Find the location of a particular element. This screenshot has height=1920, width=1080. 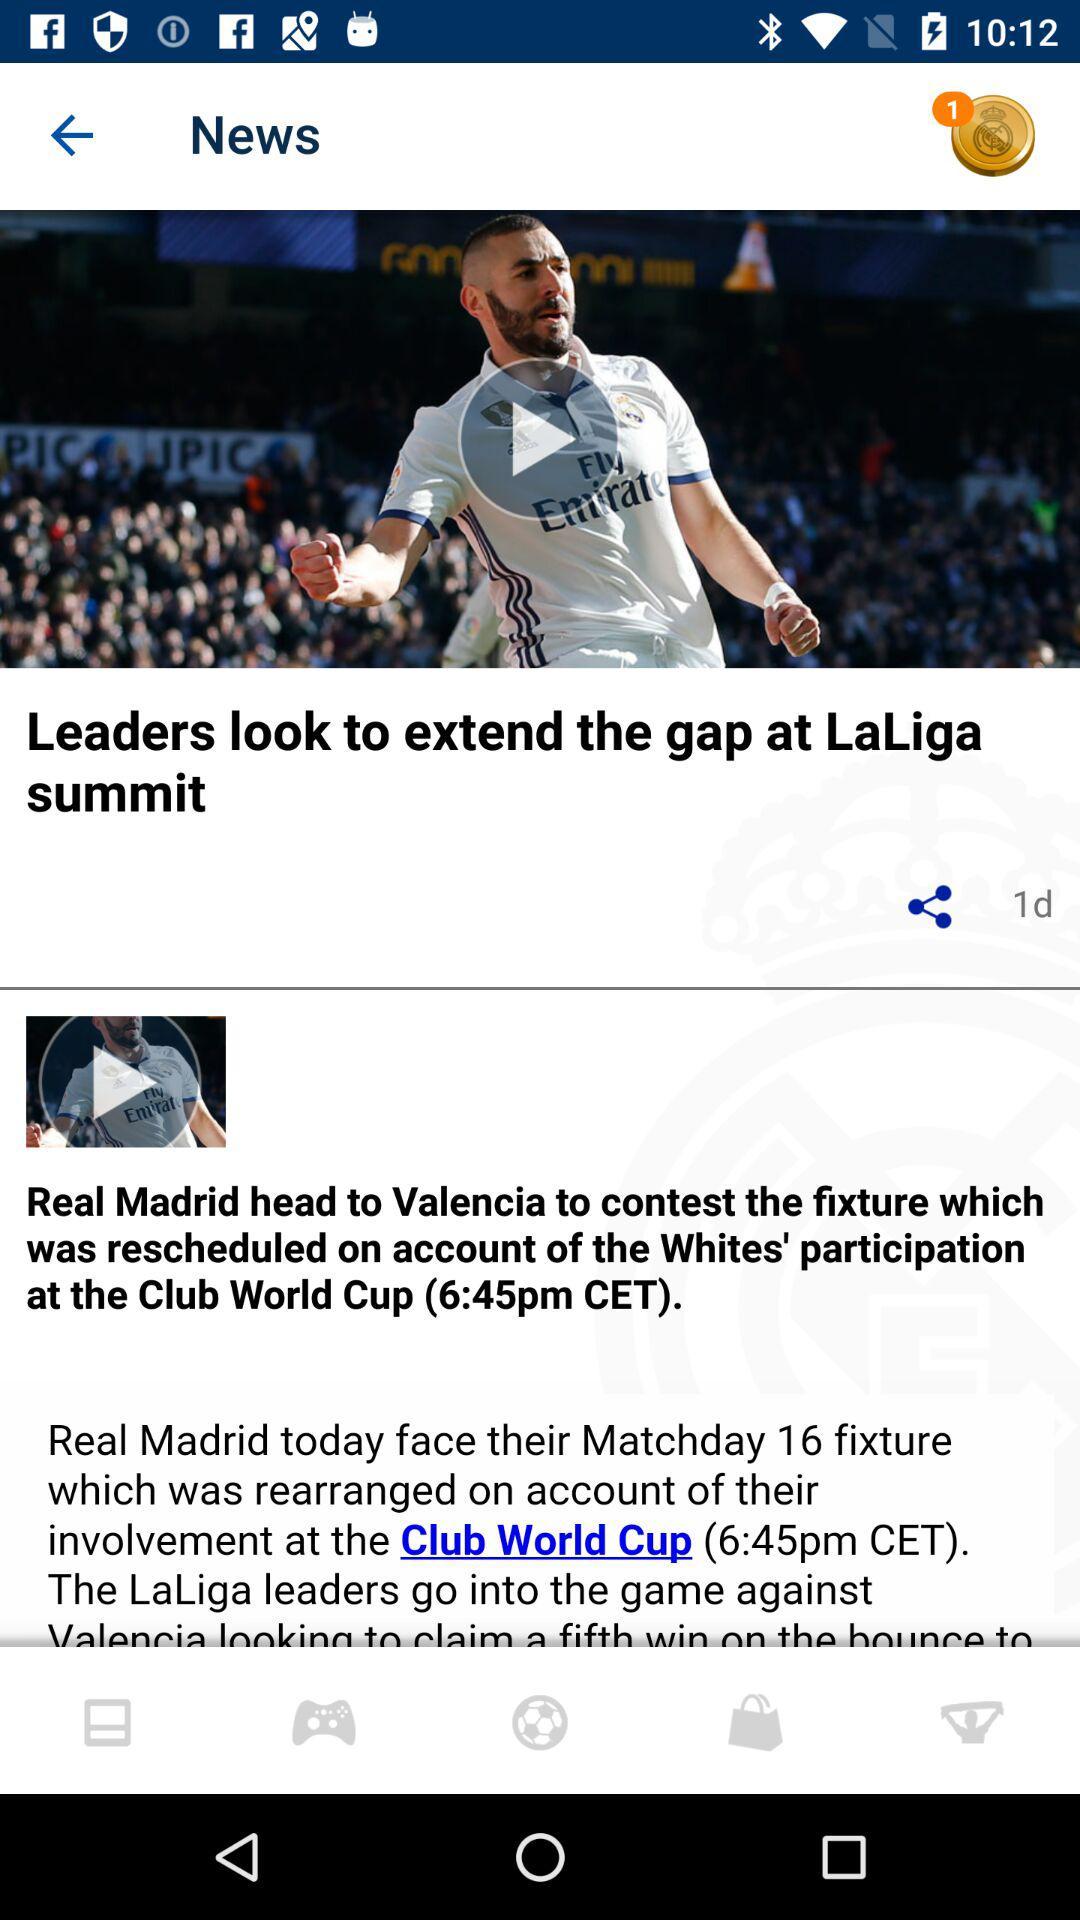

the play icon is located at coordinates (126, 1080).